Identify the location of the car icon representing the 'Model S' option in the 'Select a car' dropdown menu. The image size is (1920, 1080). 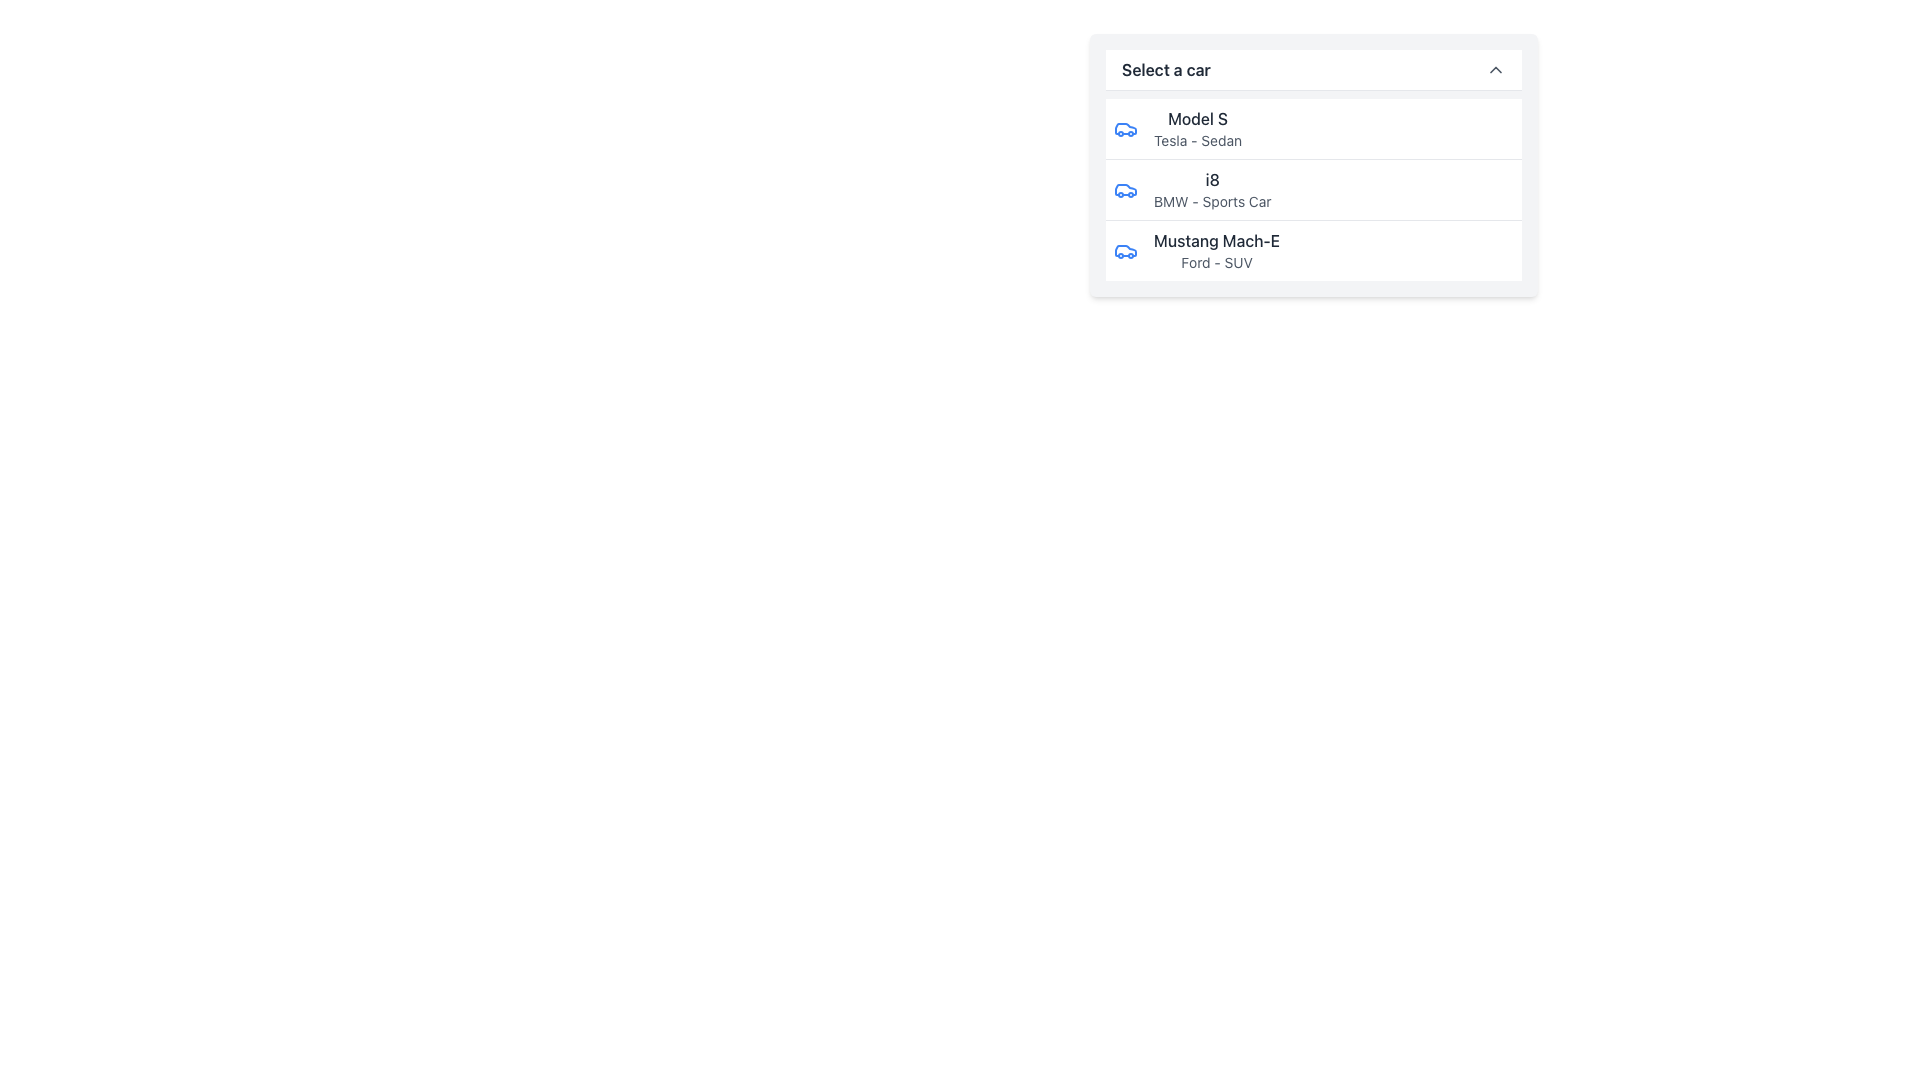
(1126, 128).